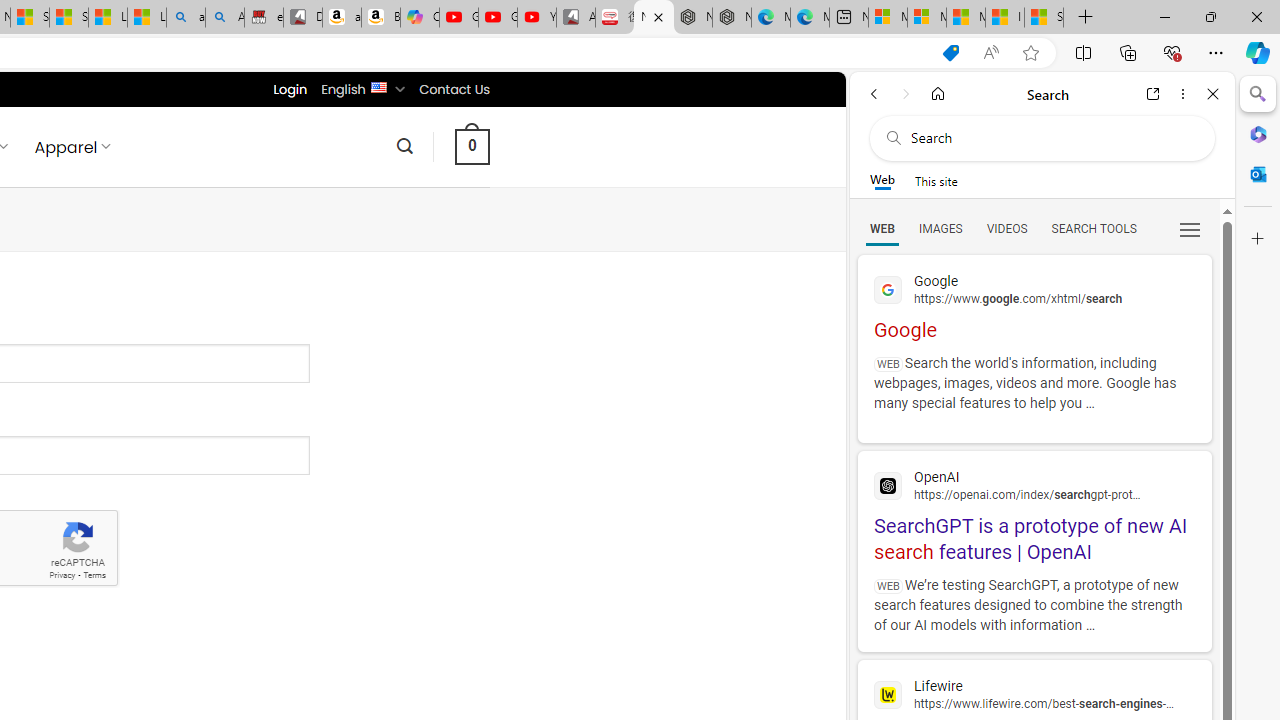 The height and width of the screenshot is (720, 1280). I want to click on 'Class: b_serphb', so click(1190, 229).